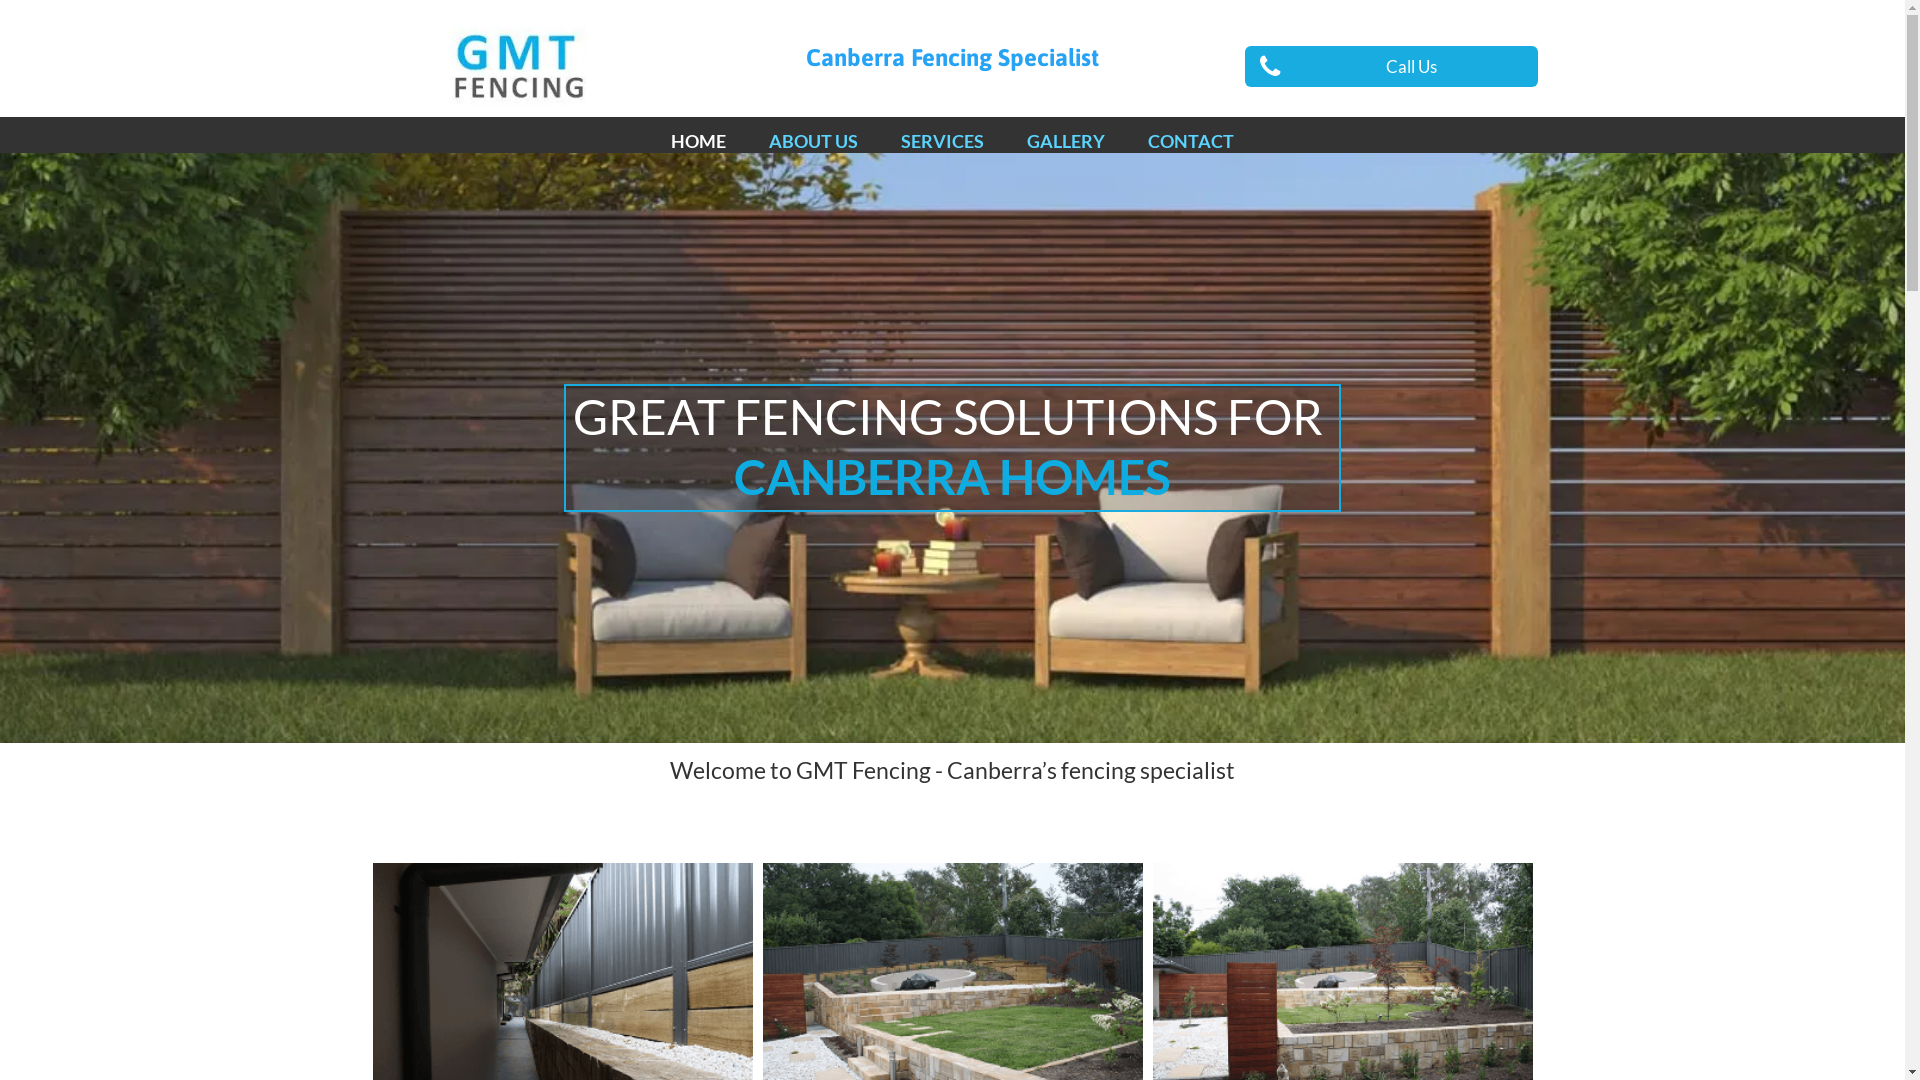  What do you see at coordinates (941, 140) in the screenshot?
I see `'SERVICES'` at bounding box center [941, 140].